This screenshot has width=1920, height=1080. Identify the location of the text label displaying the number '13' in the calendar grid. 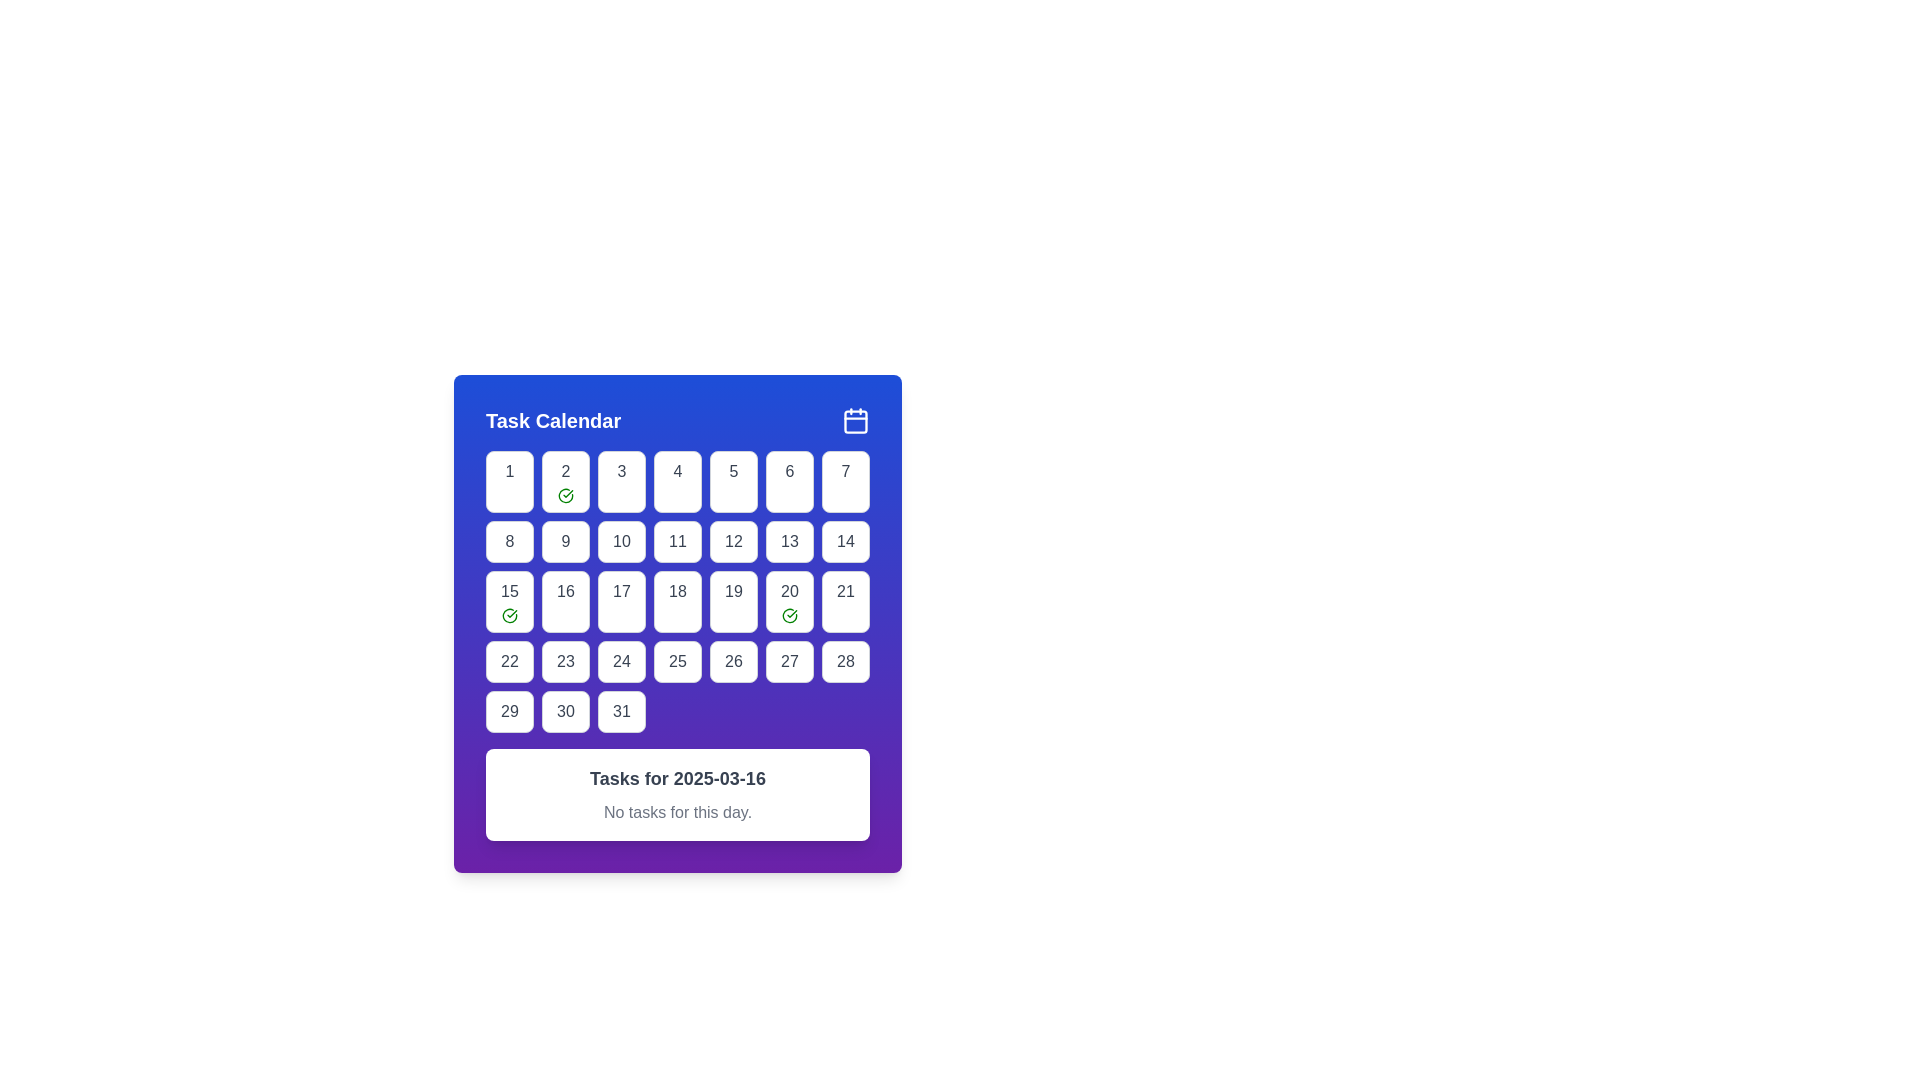
(789, 542).